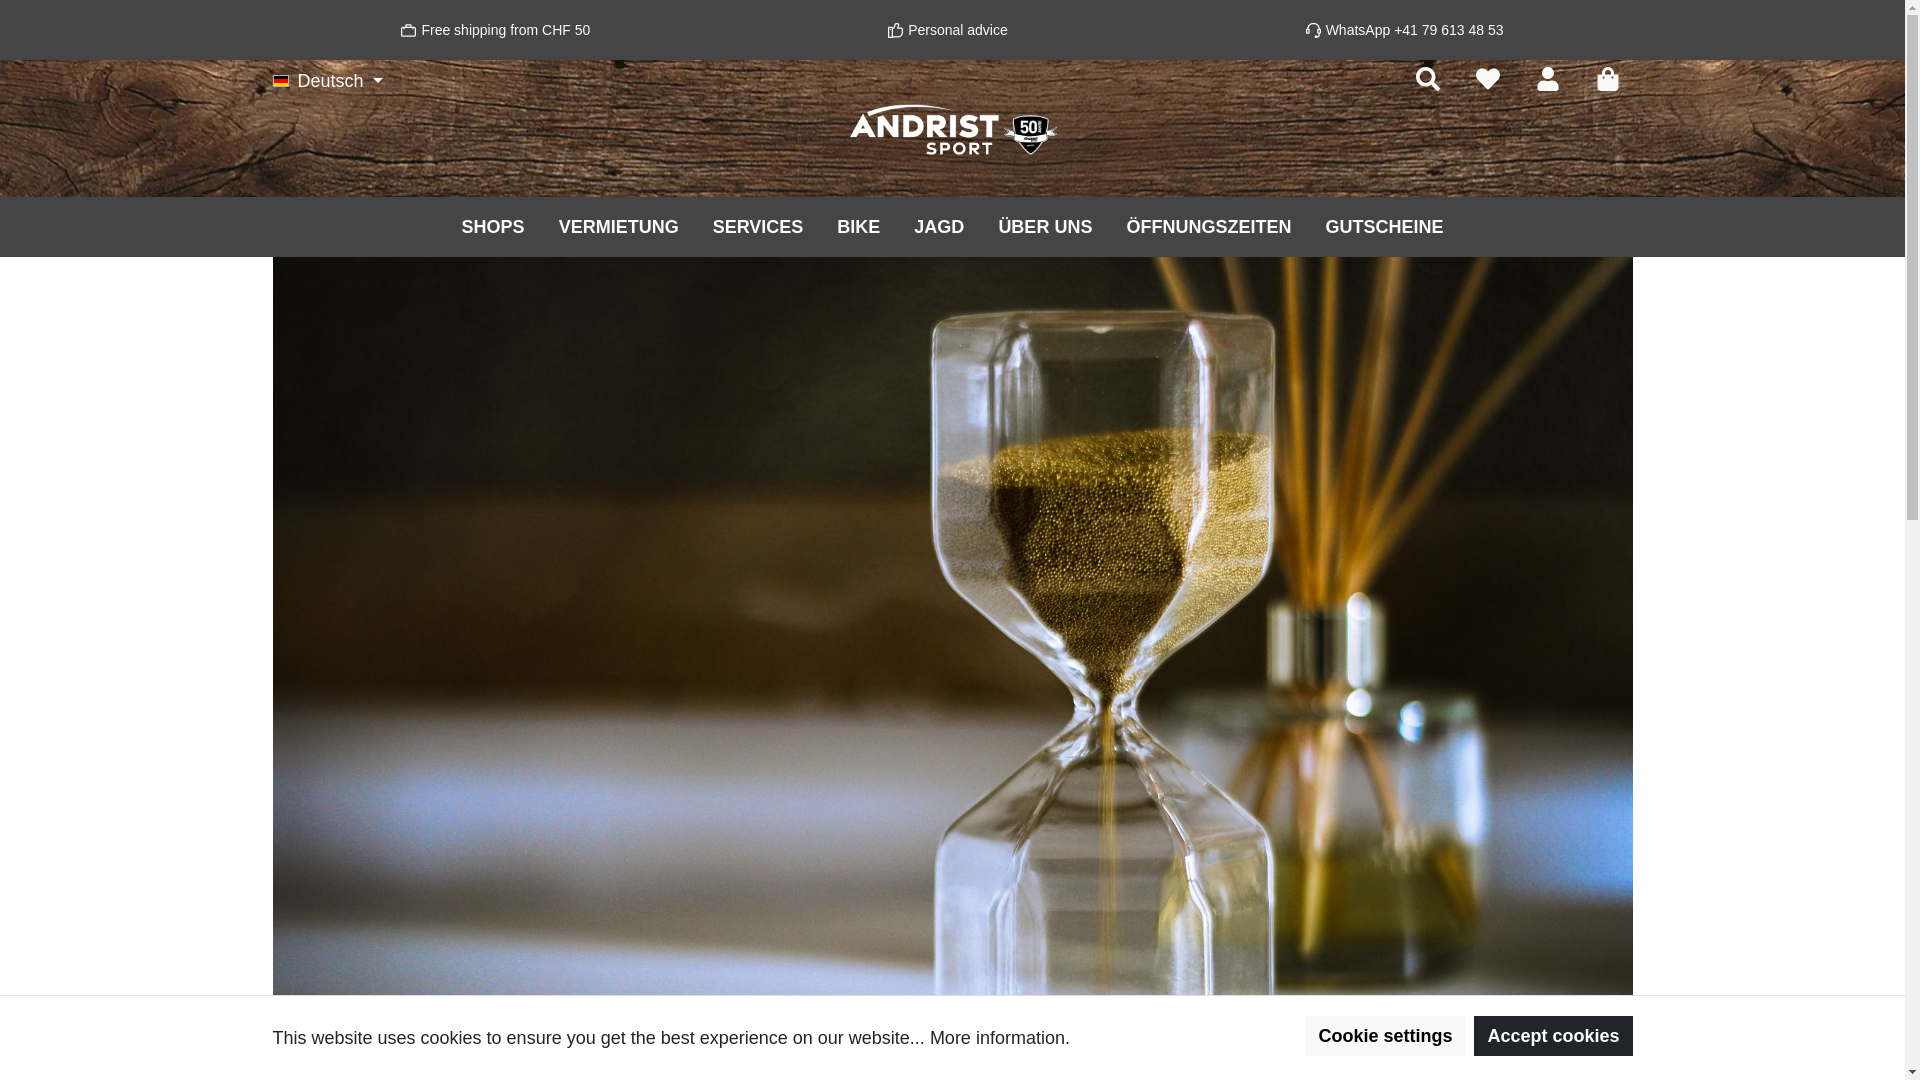 This screenshot has height=1080, width=1920. I want to click on 'More information', so click(997, 1036).